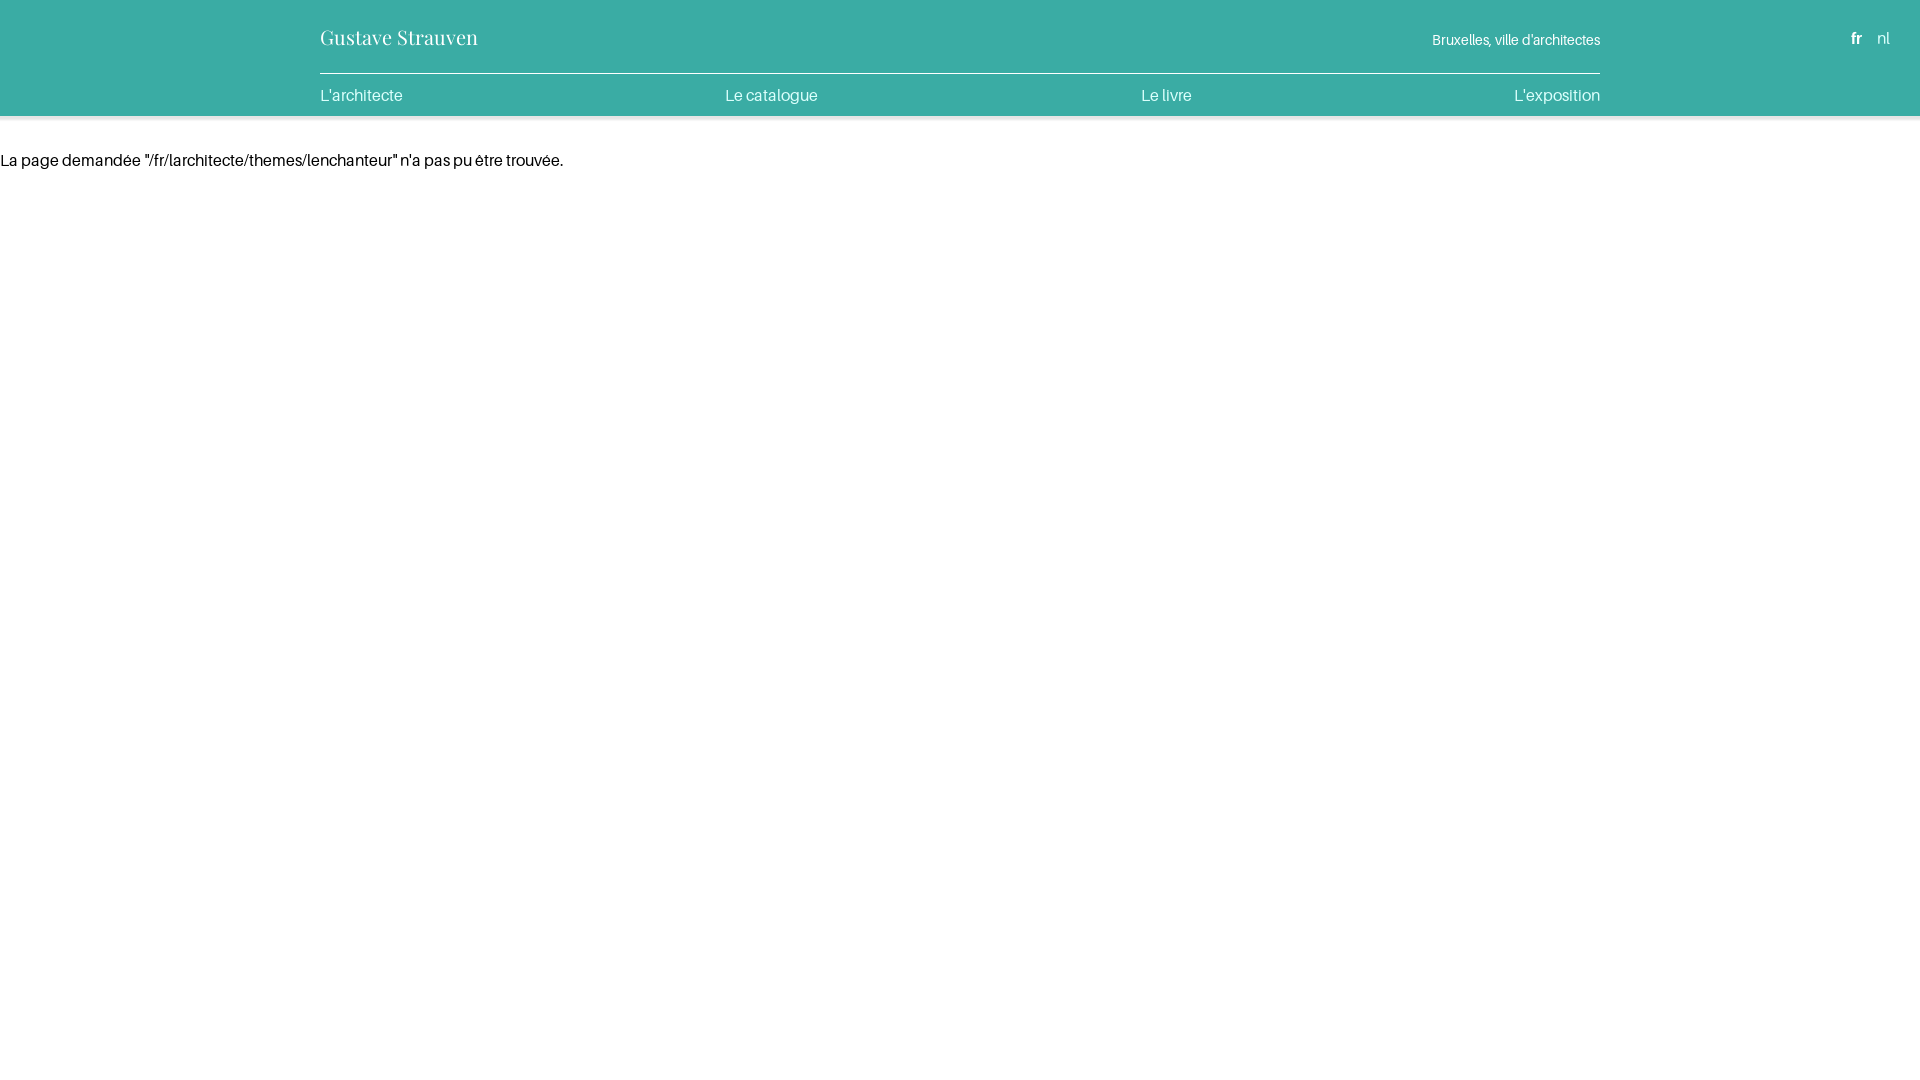  Describe the element at coordinates (1555, 95) in the screenshot. I see `'L'exposition'` at that location.